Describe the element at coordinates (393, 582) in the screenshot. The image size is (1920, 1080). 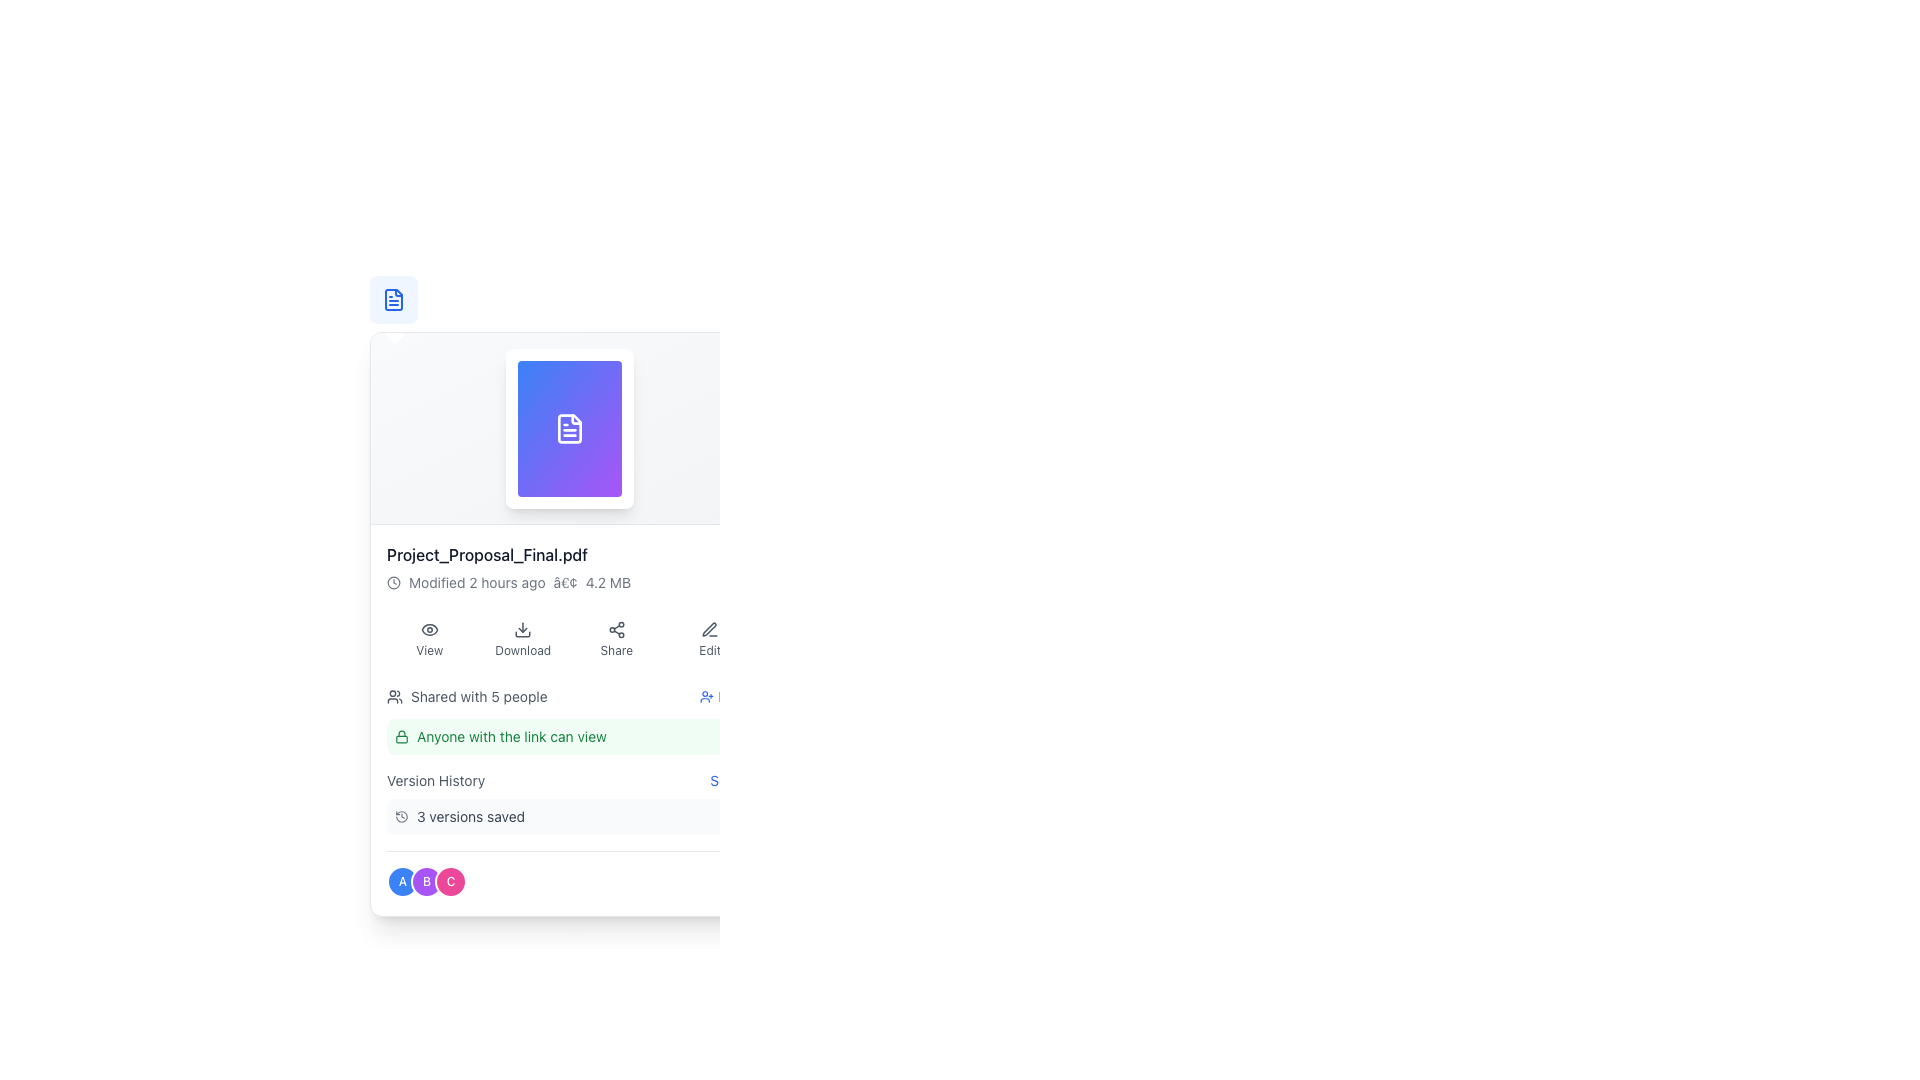
I see `the clock icon, which represents the modification time of the associated file` at that location.